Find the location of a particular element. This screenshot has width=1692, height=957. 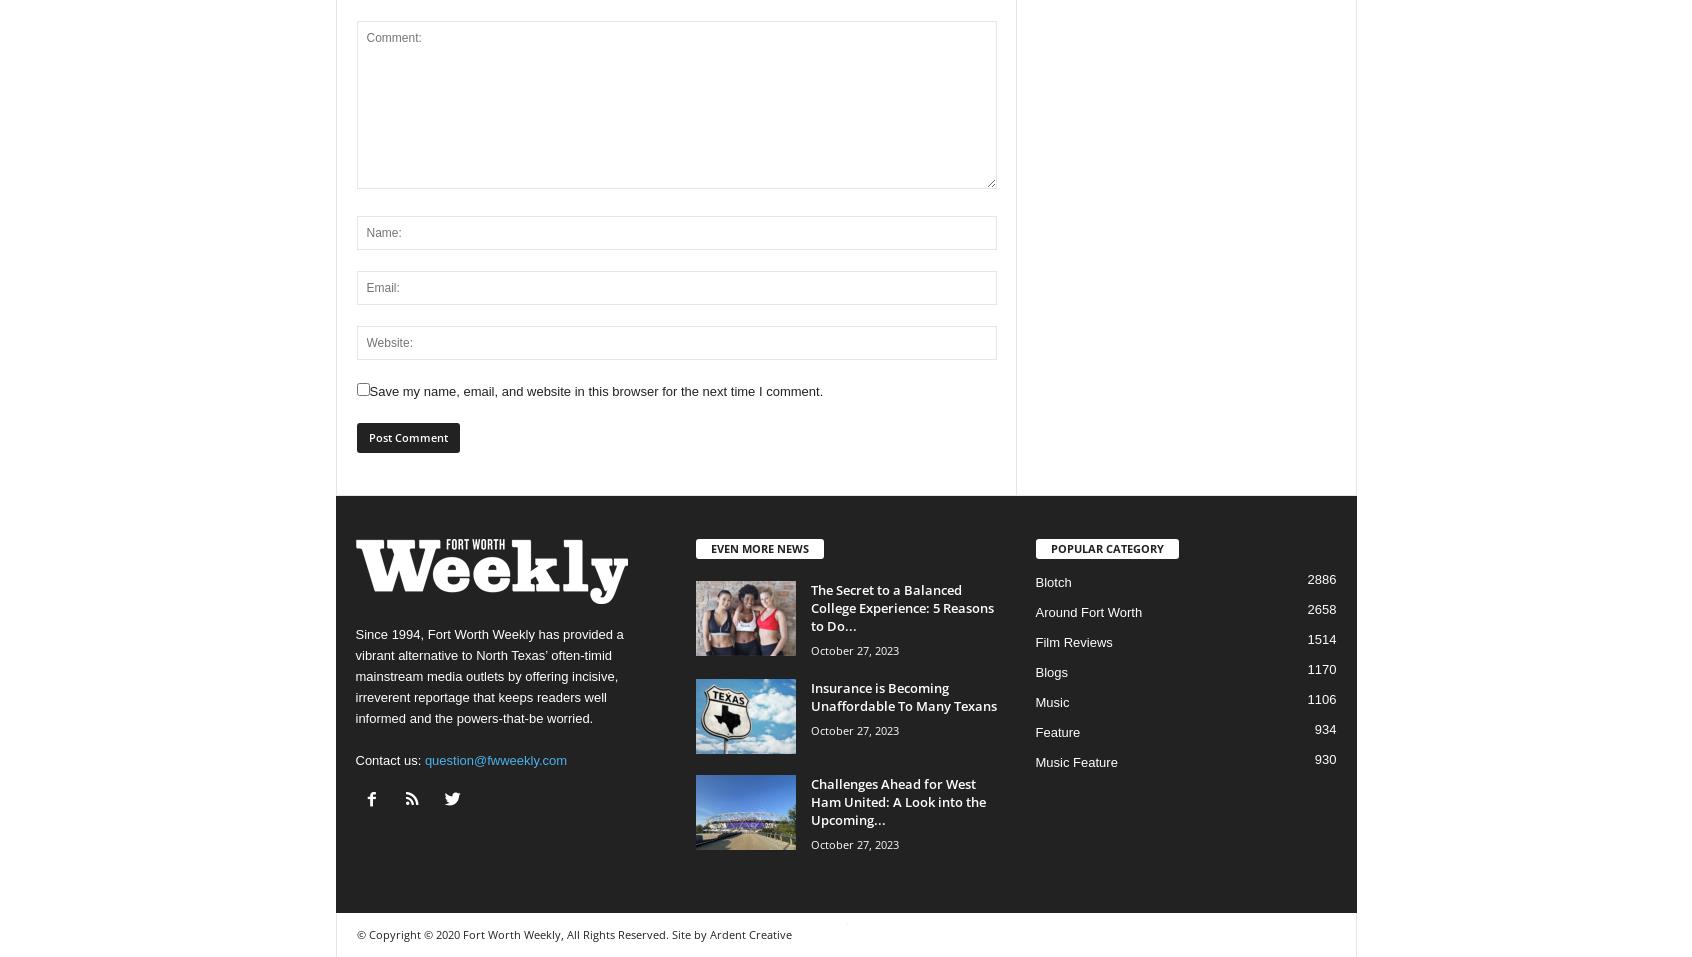

'Insurance is Becoming Unaffordable To Many Texans' is located at coordinates (902, 696).